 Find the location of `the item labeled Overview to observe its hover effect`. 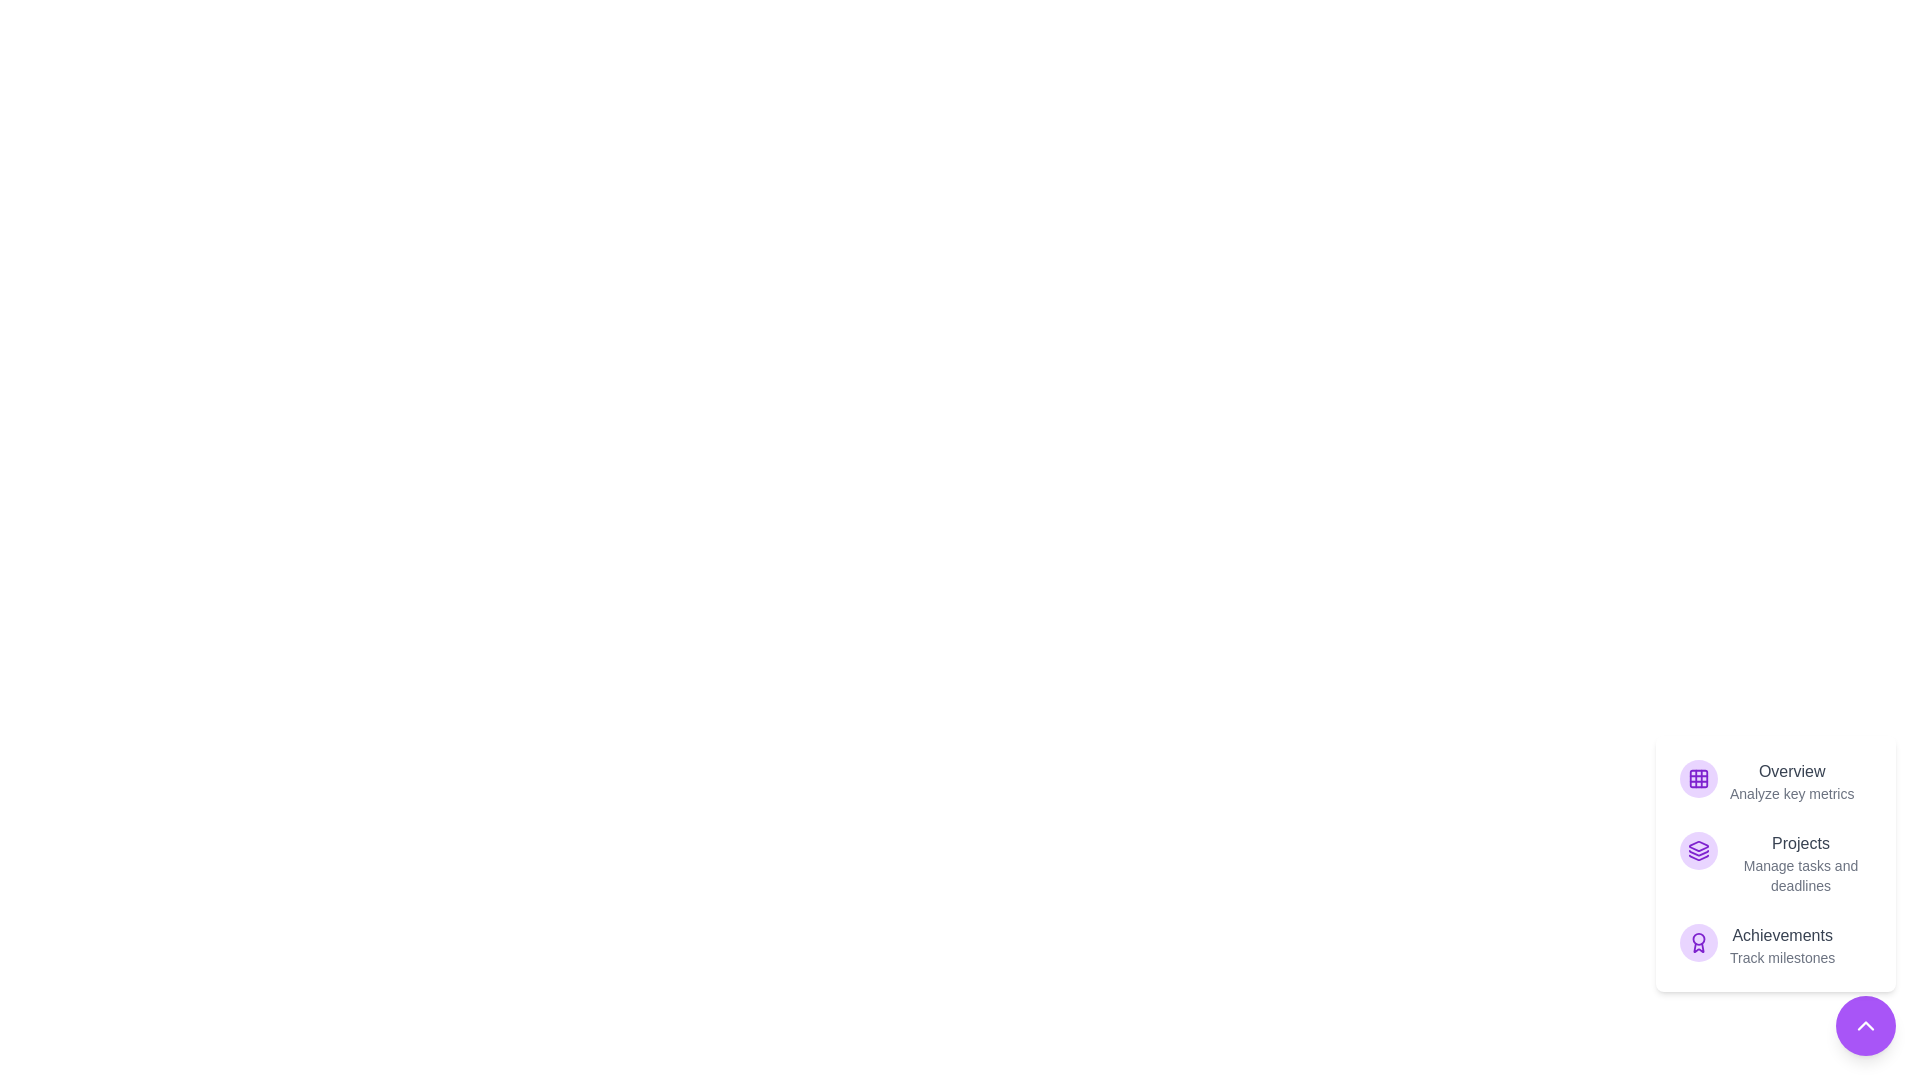

the item labeled Overview to observe its hover effect is located at coordinates (1776, 781).